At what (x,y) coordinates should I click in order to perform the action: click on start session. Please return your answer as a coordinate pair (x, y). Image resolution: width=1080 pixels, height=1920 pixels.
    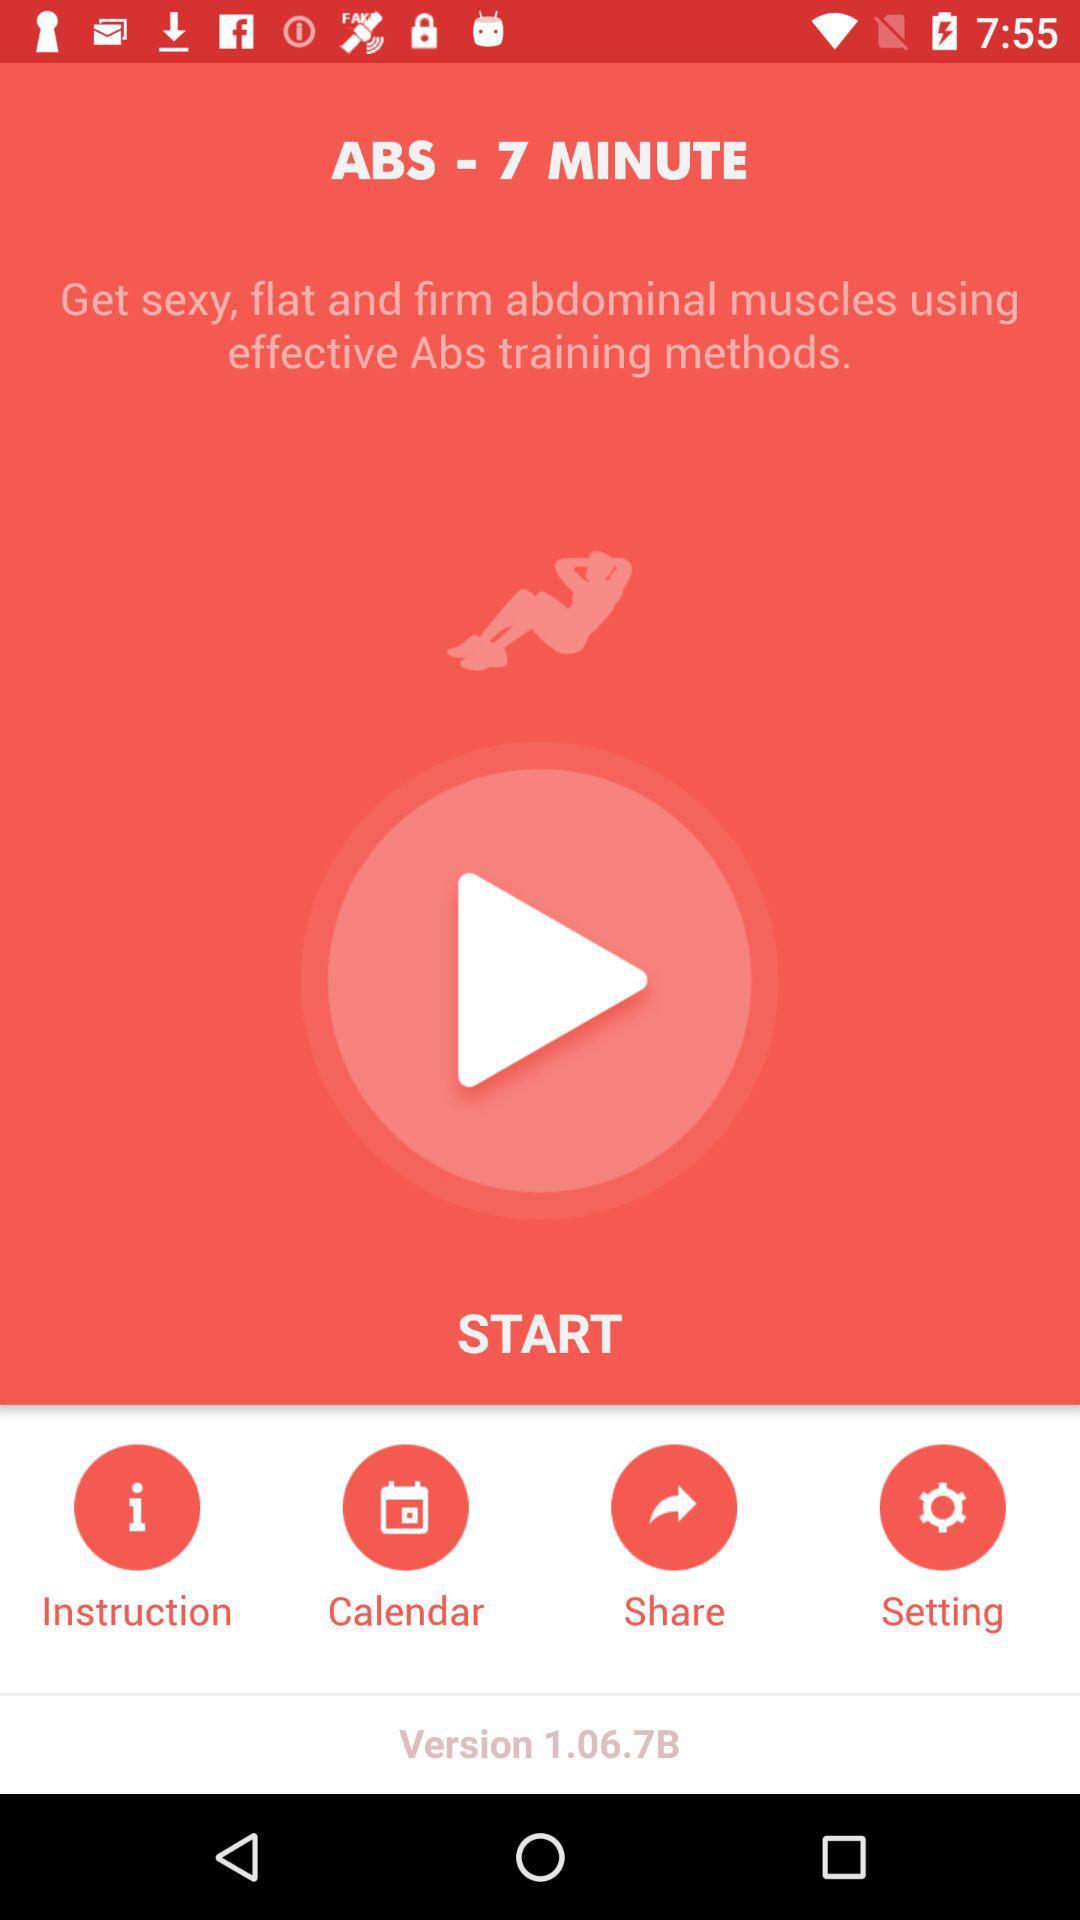
    Looking at the image, I should click on (538, 980).